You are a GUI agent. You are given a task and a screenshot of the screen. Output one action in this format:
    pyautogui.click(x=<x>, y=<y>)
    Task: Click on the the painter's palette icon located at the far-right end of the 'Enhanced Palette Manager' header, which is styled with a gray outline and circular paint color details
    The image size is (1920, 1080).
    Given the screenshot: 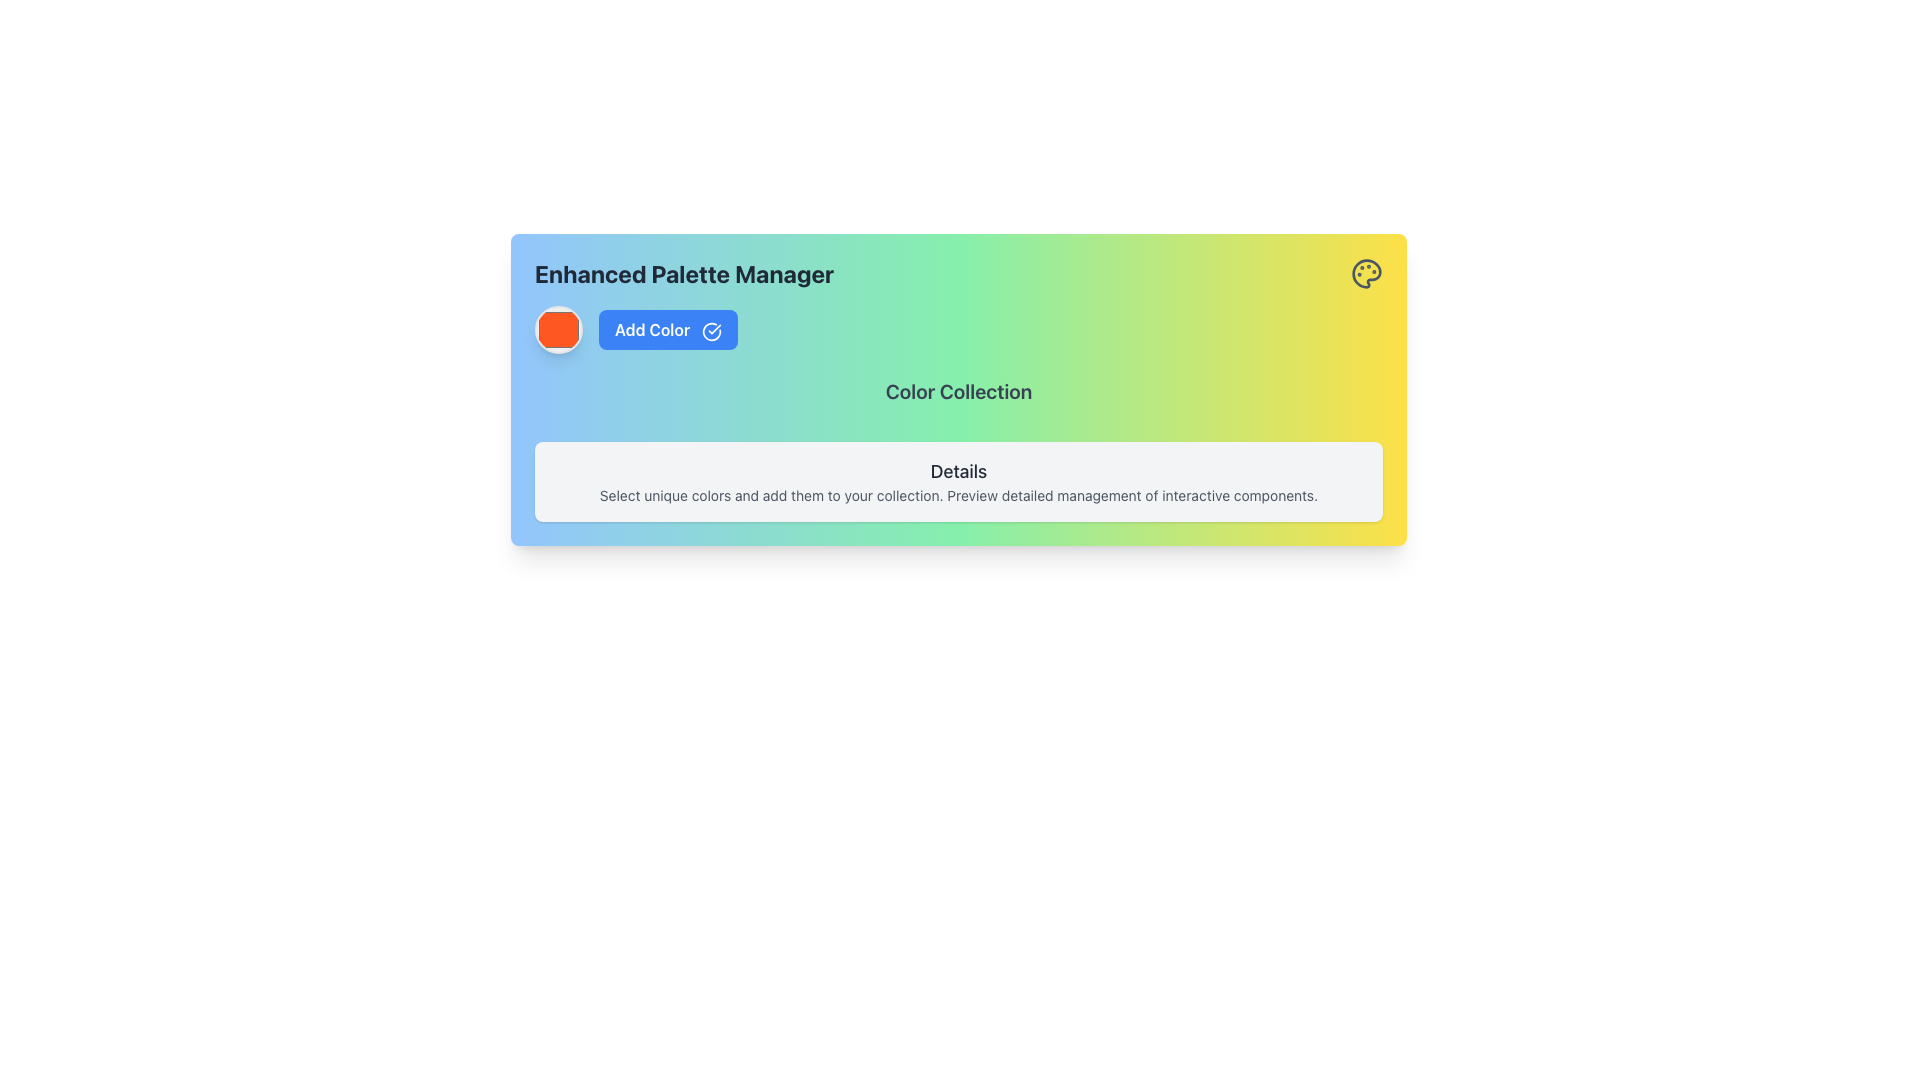 What is the action you would take?
    pyautogui.click(x=1366, y=273)
    